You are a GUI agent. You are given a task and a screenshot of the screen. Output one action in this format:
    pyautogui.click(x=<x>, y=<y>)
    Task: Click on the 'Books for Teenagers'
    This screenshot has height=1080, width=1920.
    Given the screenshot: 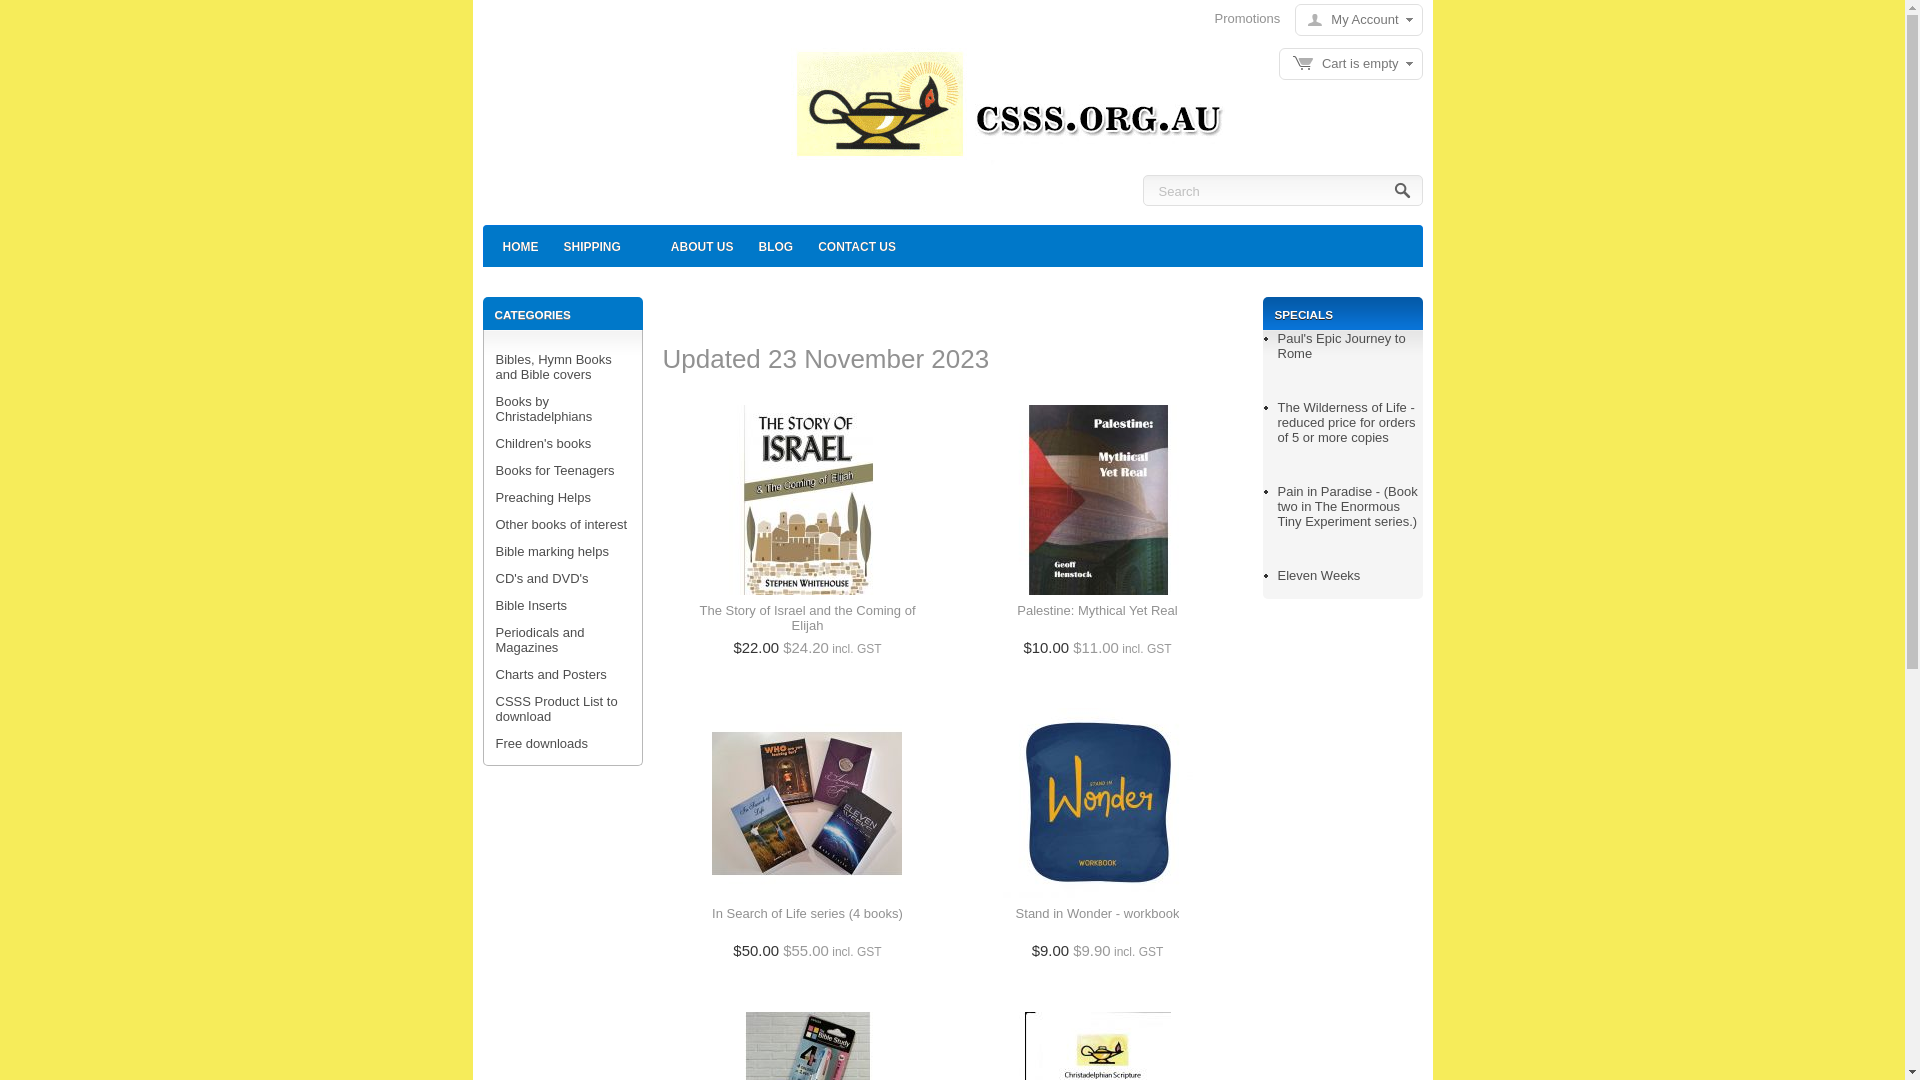 What is the action you would take?
    pyautogui.click(x=495, y=470)
    